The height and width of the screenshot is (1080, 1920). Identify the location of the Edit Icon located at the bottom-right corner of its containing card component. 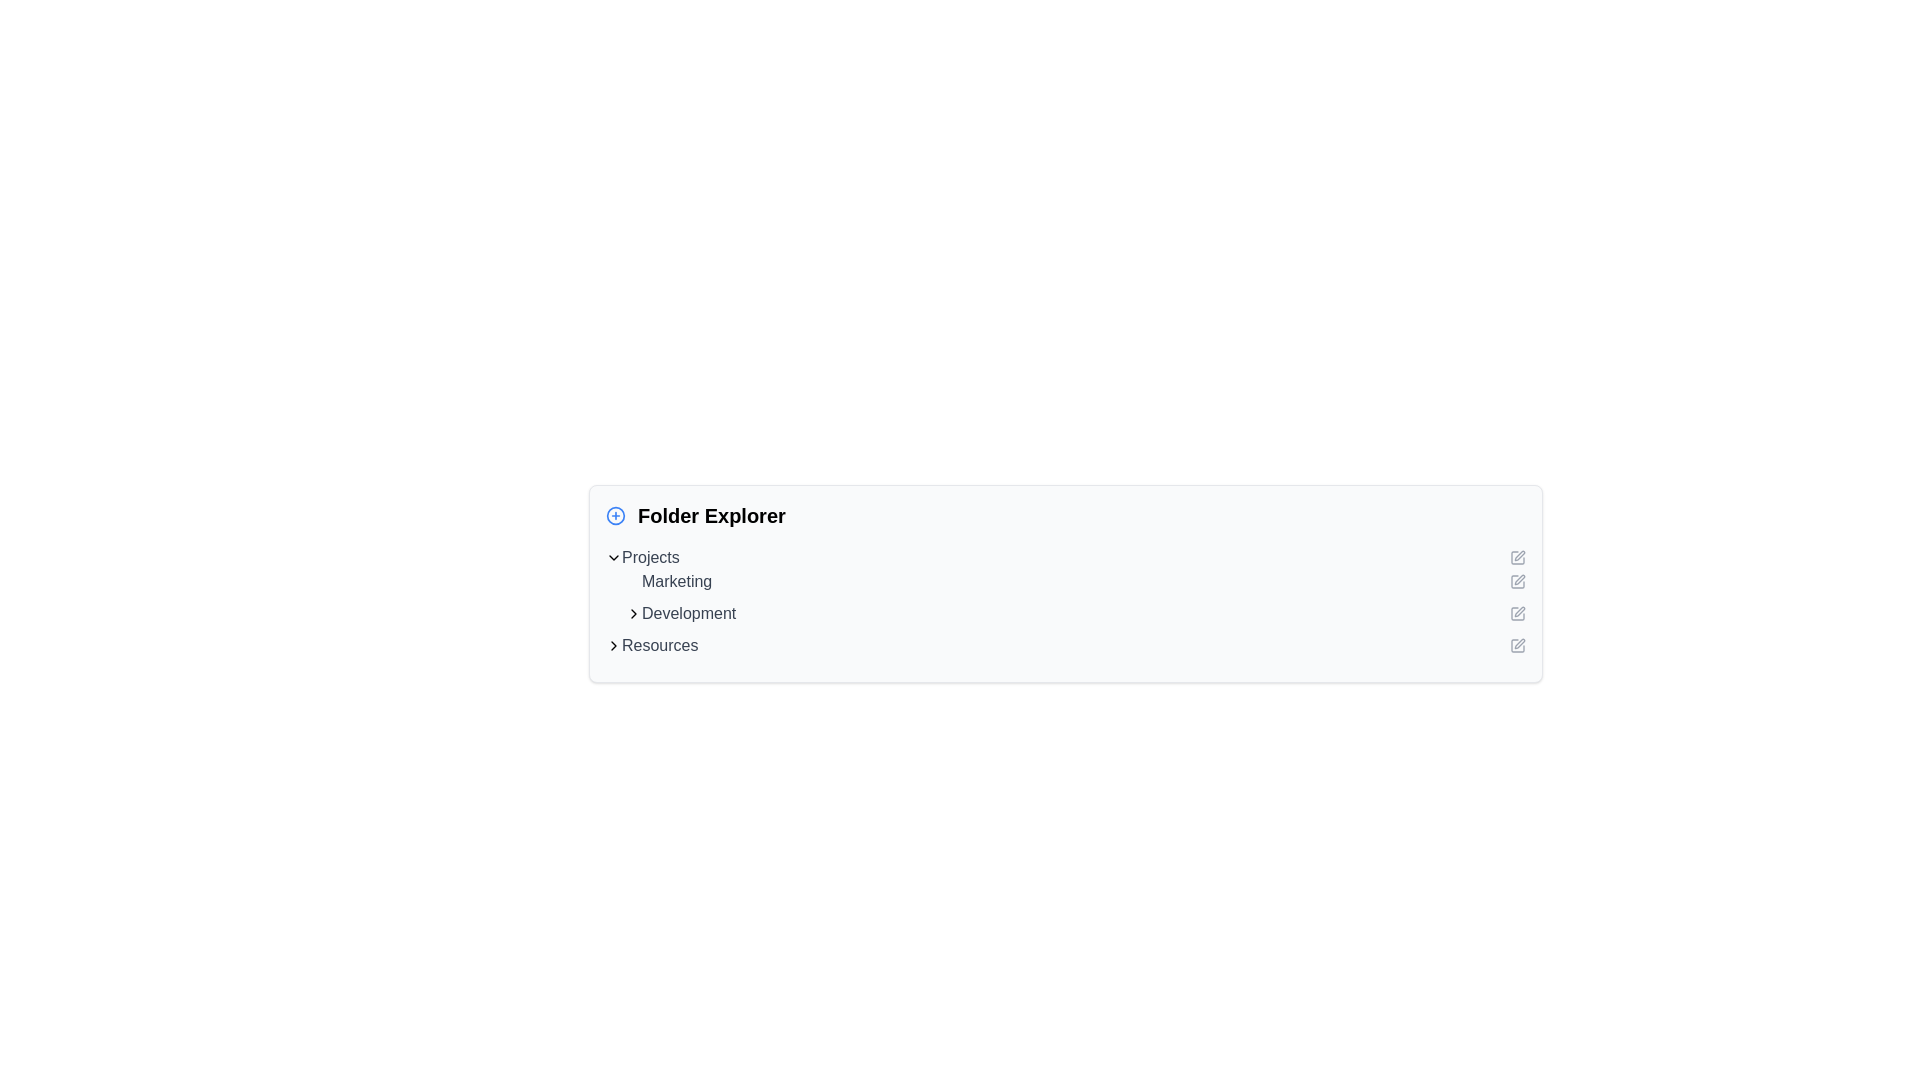
(1517, 612).